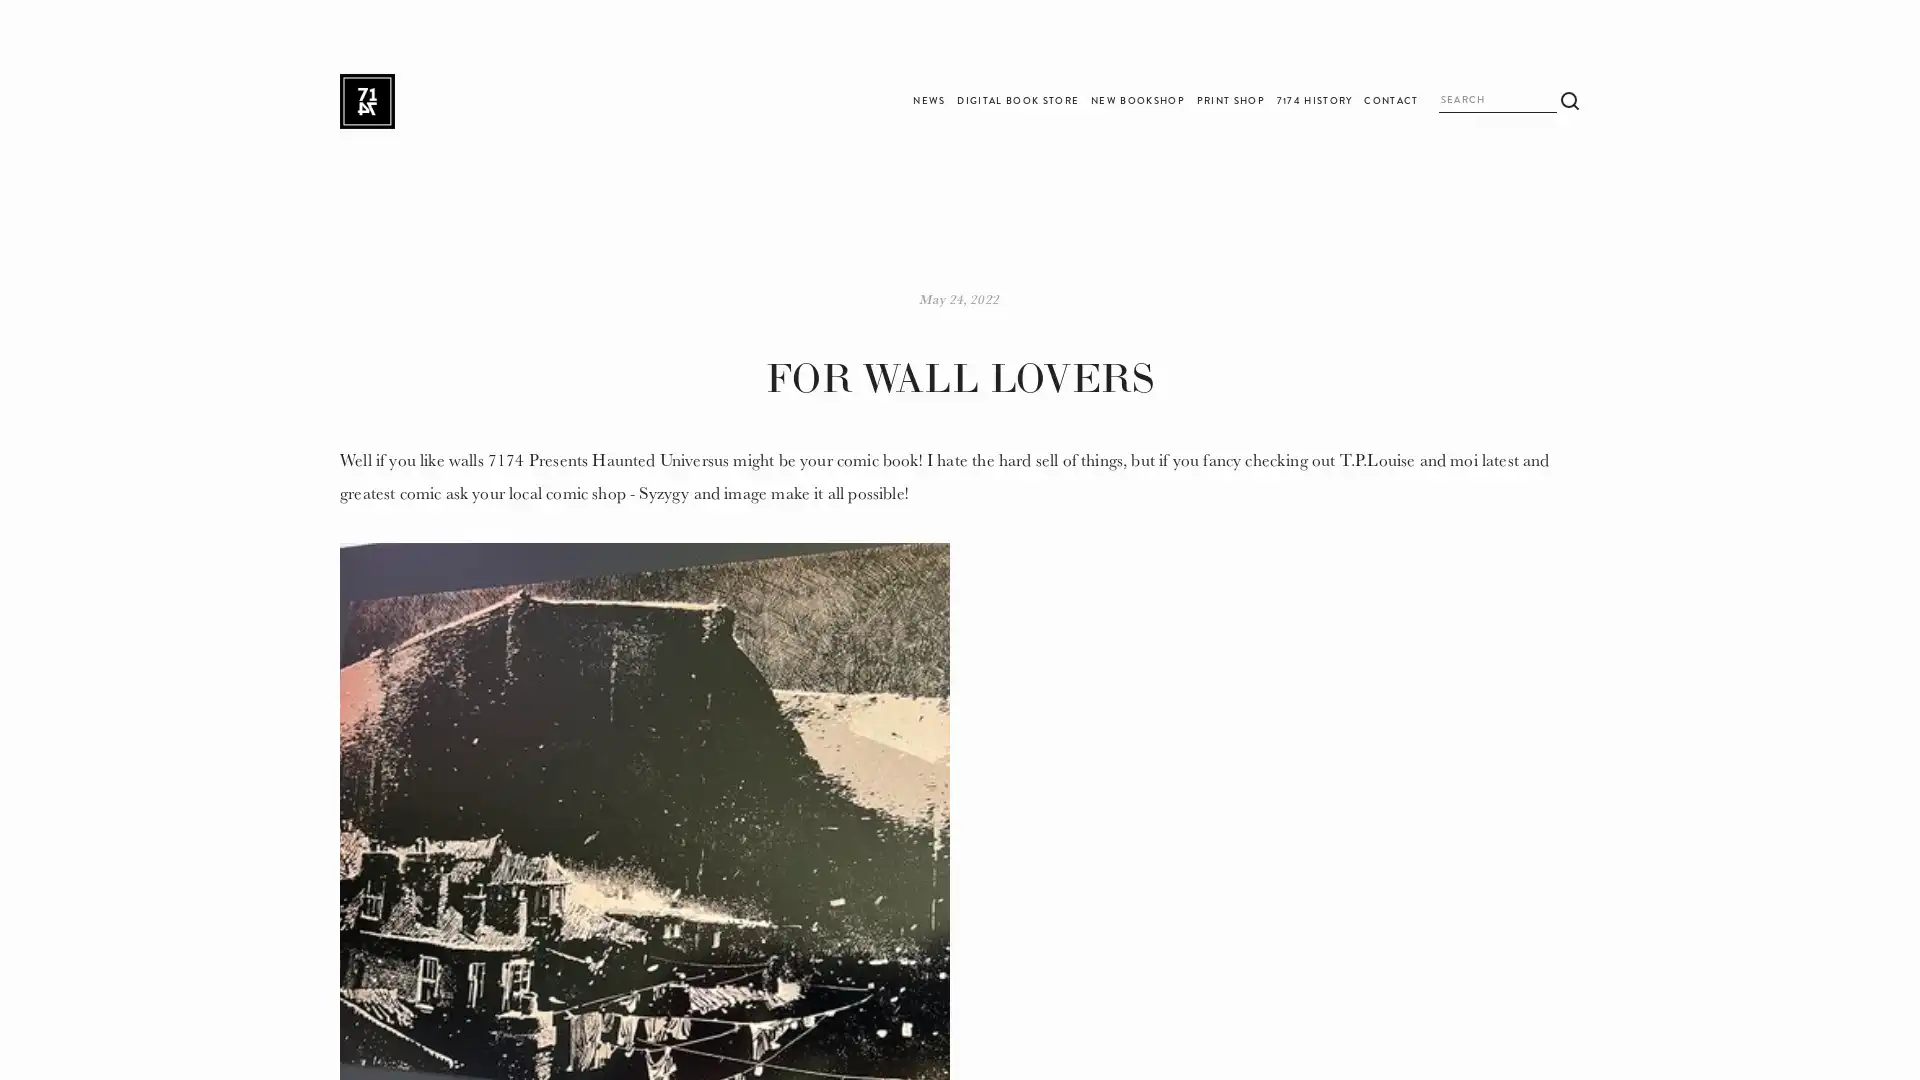 The height and width of the screenshot is (1080, 1920). Describe the element at coordinates (1244, 371) in the screenshot. I see `Close` at that location.